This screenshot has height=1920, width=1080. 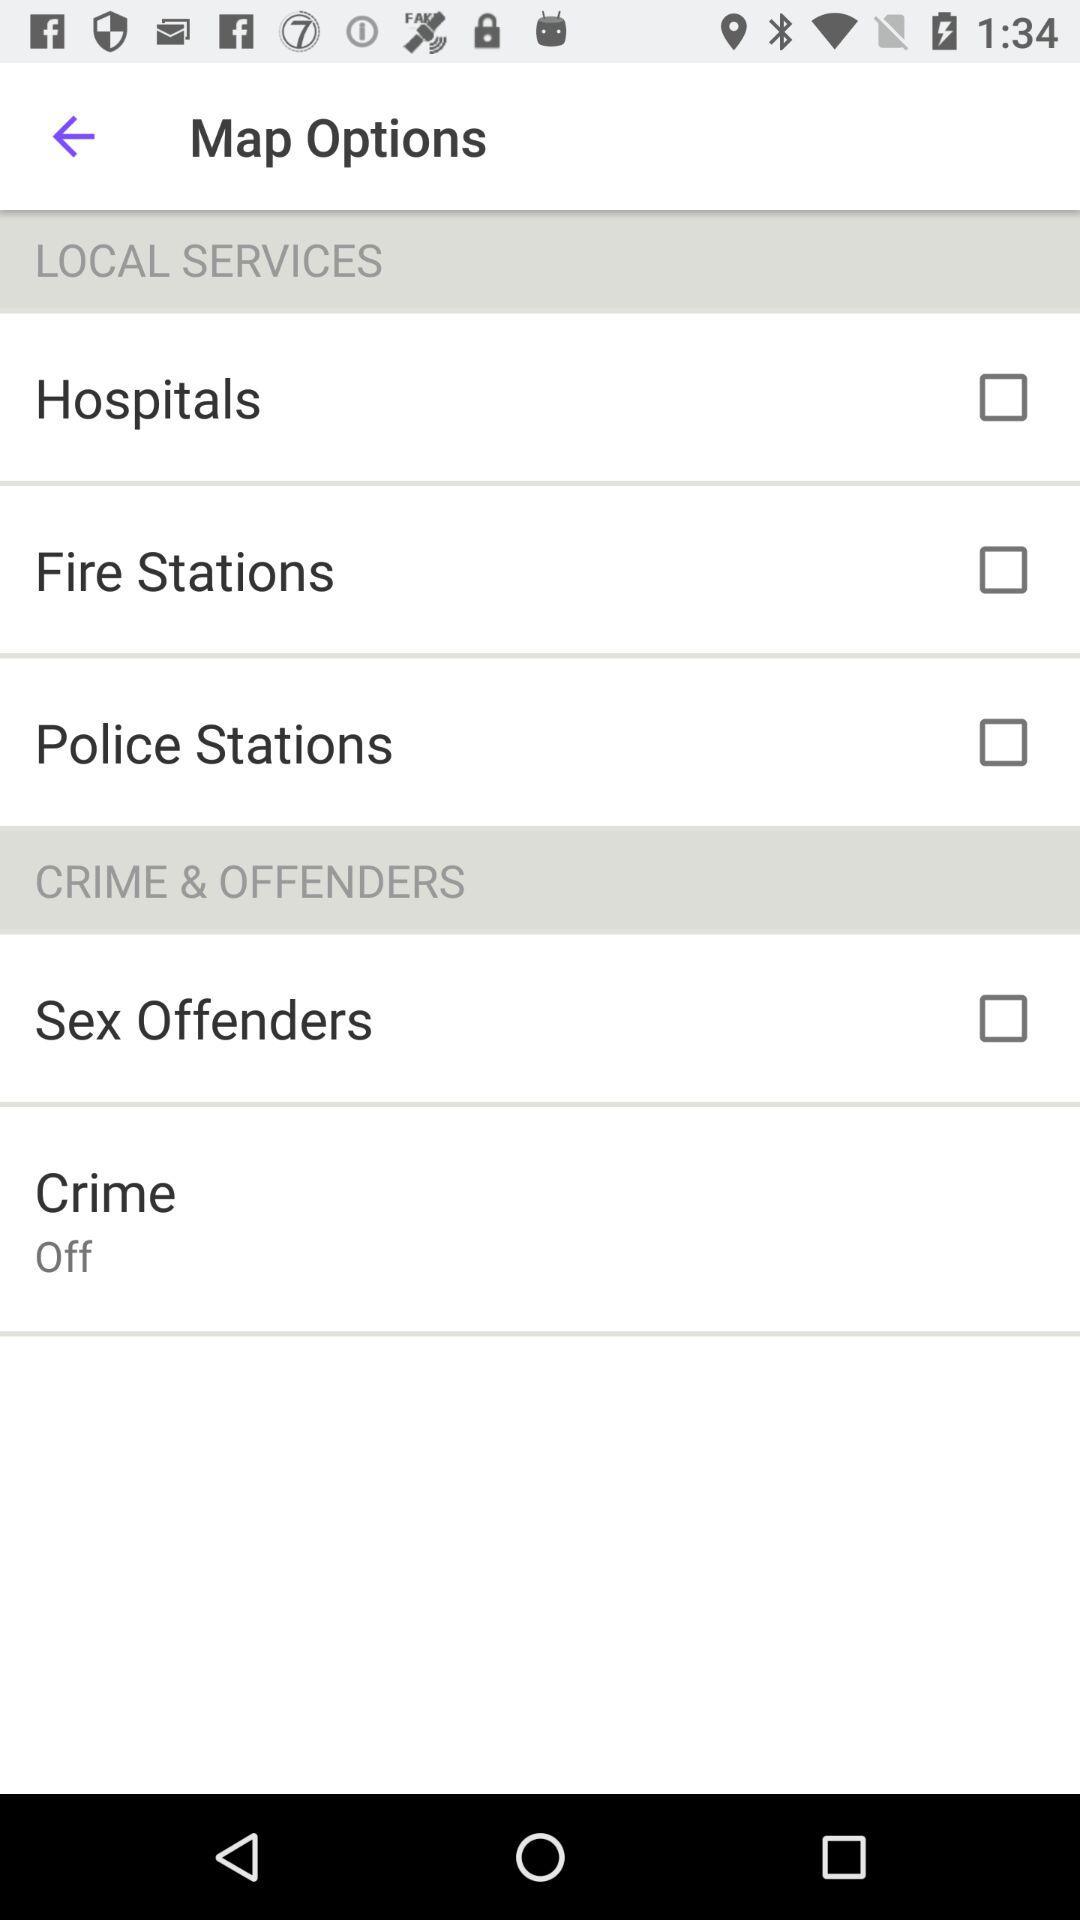 I want to click on the crime & offenders at the center, so click(x=540, y=880).